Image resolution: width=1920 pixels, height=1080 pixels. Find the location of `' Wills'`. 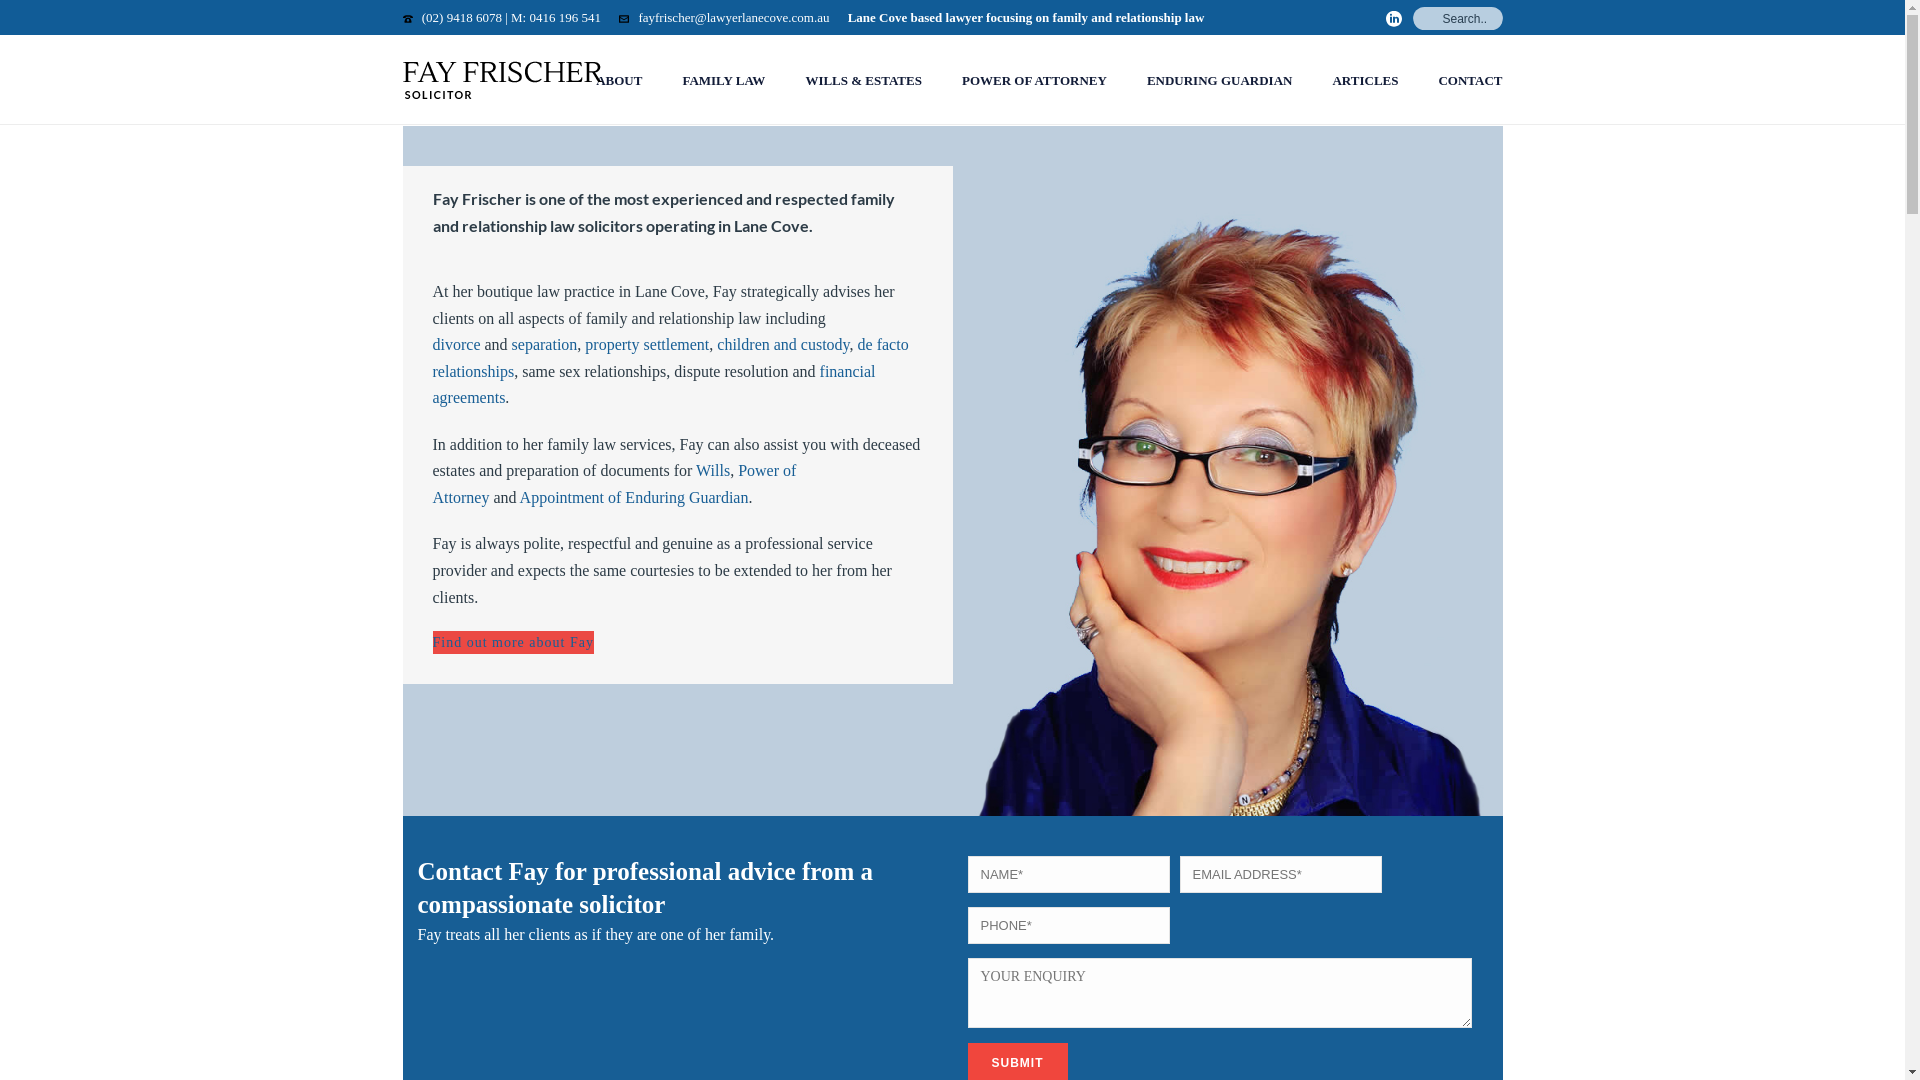

' Wills' is located at coordinates (710, 470).